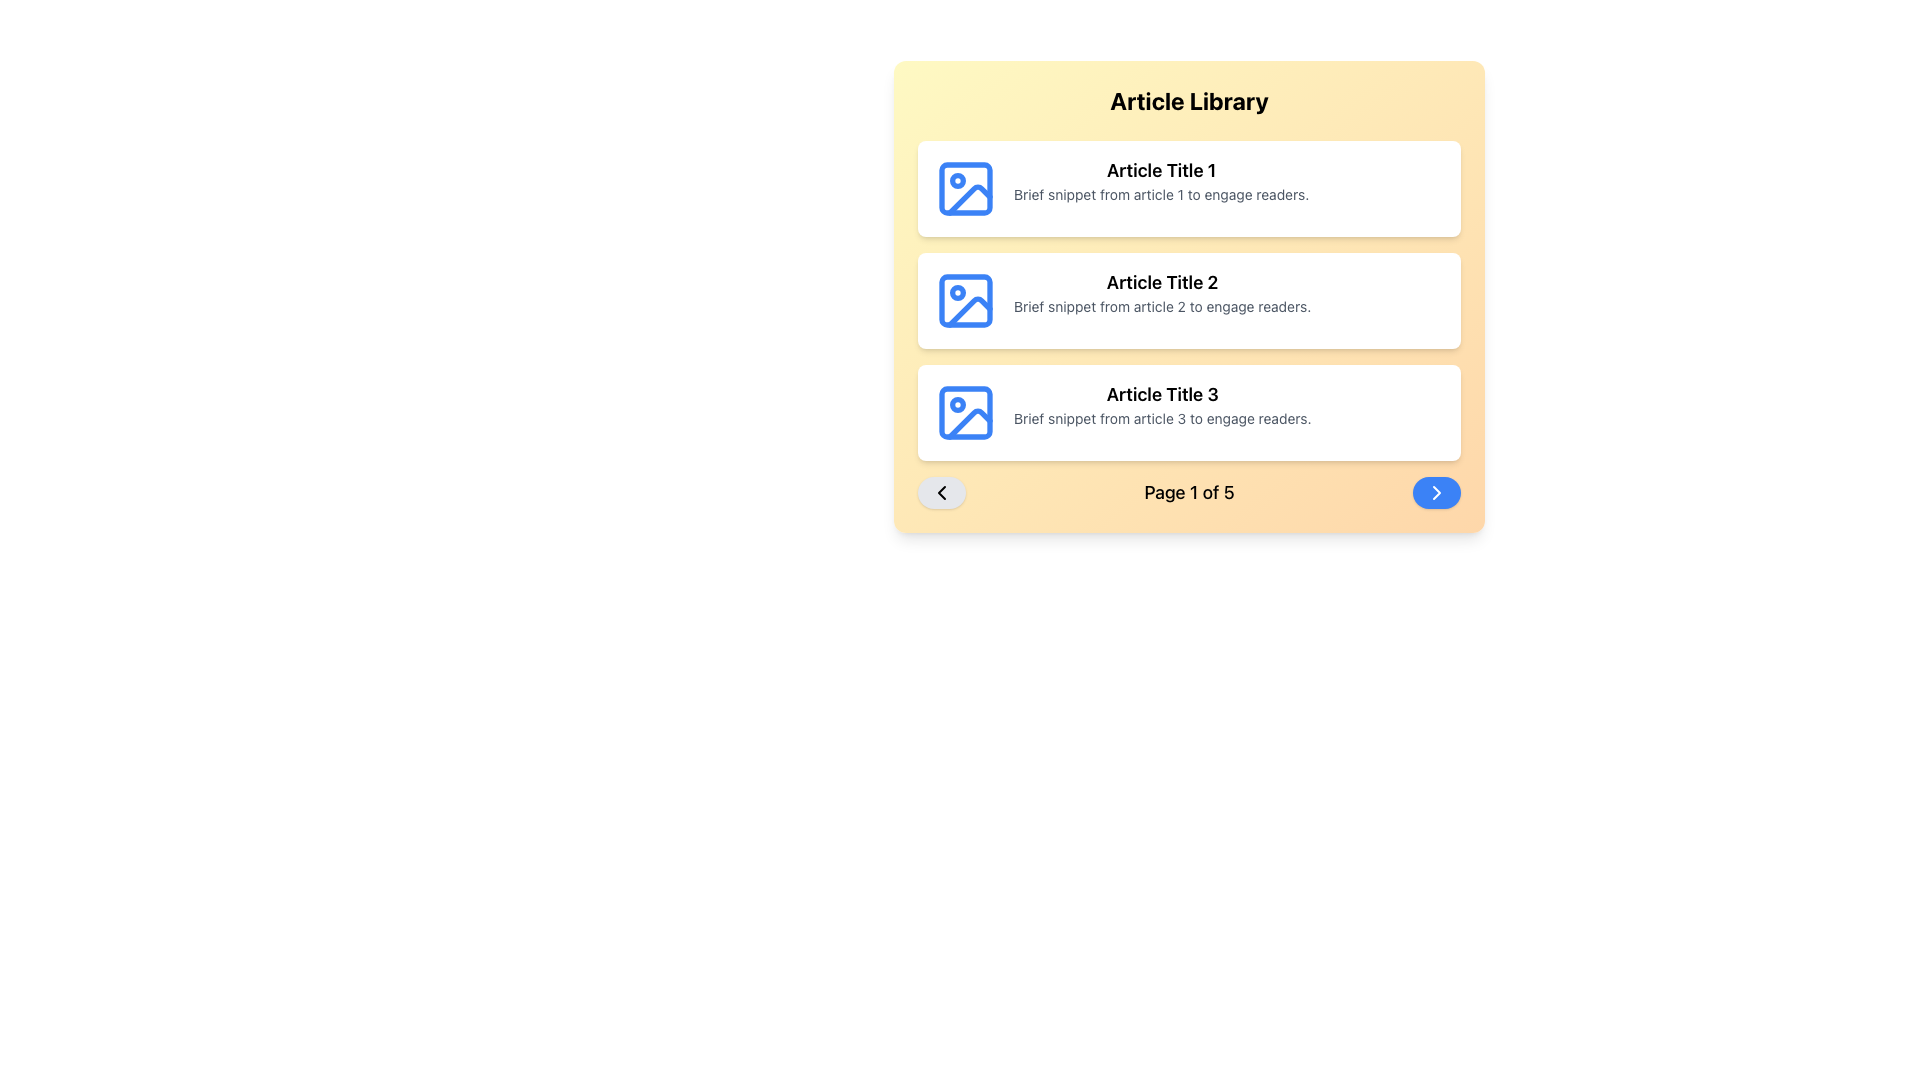 Image resolution: width=1920 pixels, height=1080 pixels. Describe the element at coordinates (965, 411) in the screenshot. I see `the article icon located on the left side of the third entry under the 'Article Library' section, which visually represents an article entry` at that location.